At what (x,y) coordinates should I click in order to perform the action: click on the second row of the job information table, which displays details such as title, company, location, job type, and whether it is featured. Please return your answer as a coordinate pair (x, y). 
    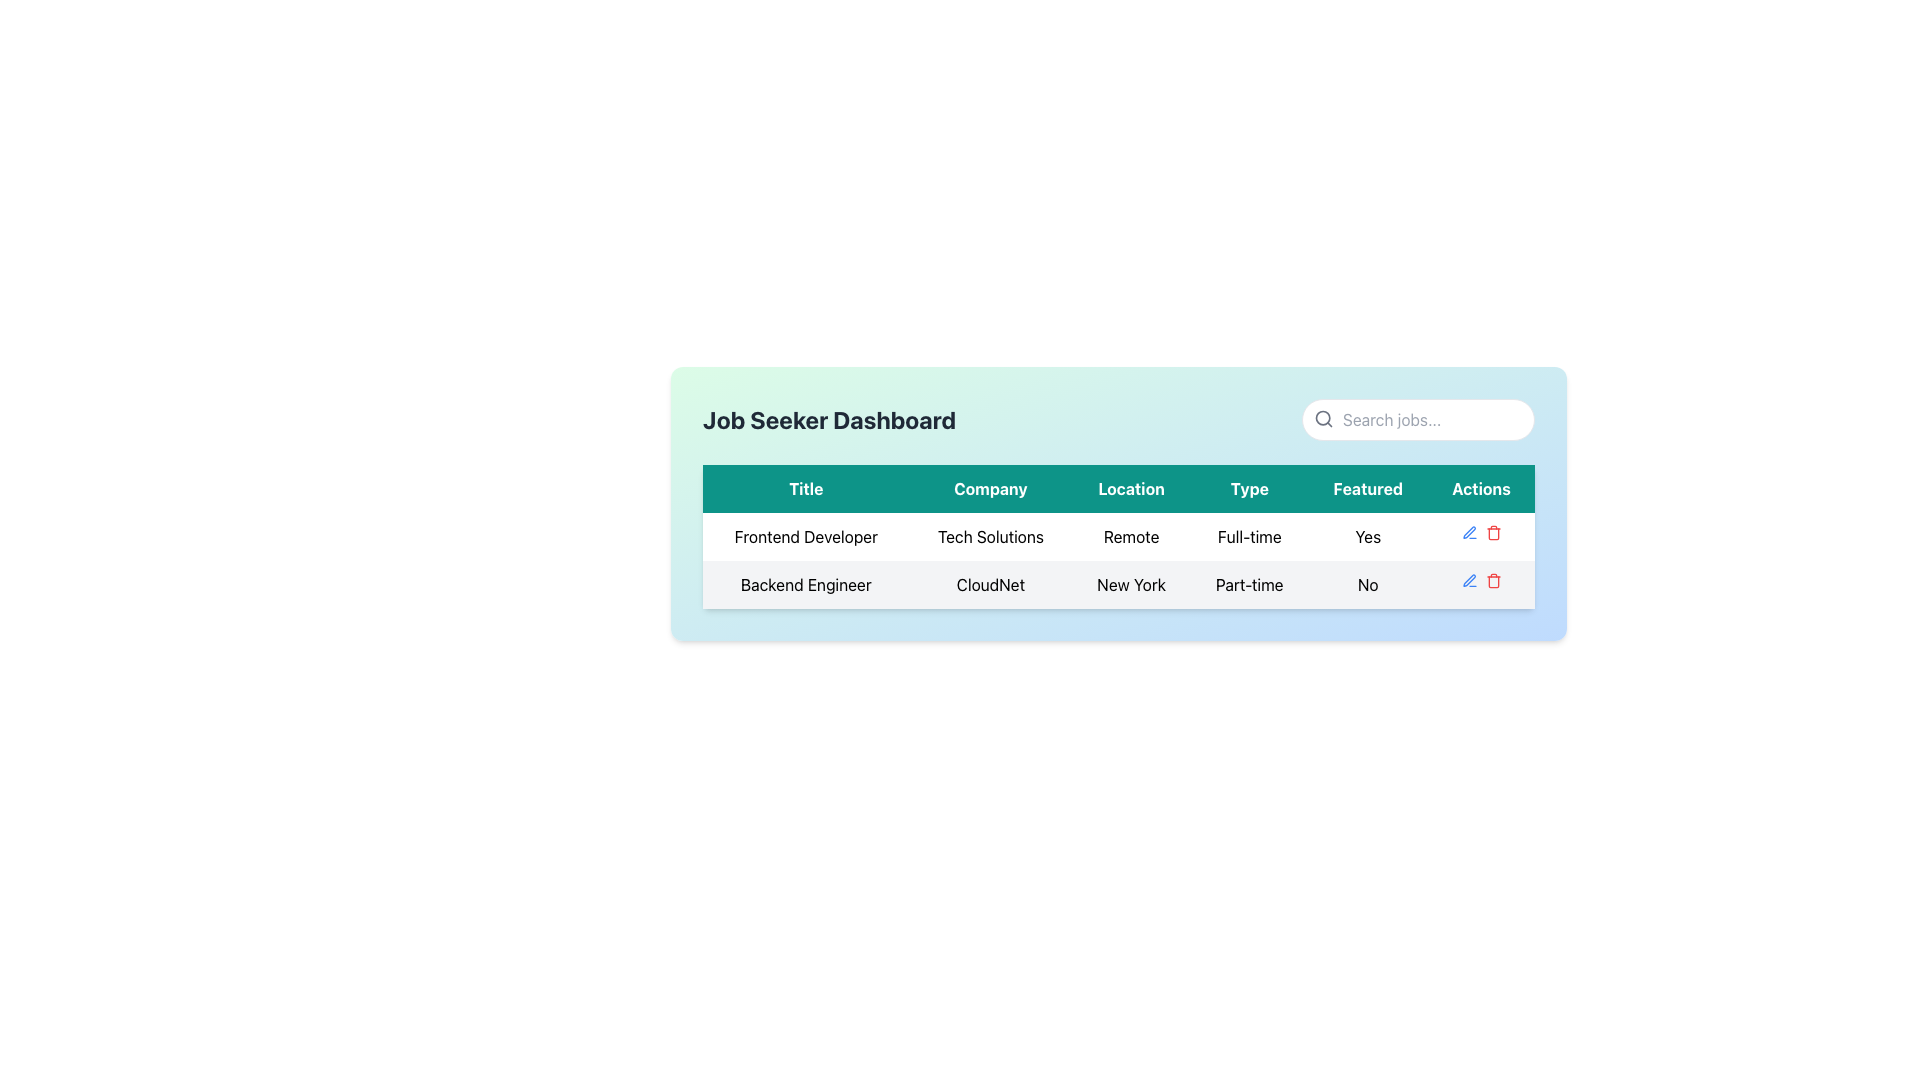
    Looking at the image, I should click on (1117, 585).